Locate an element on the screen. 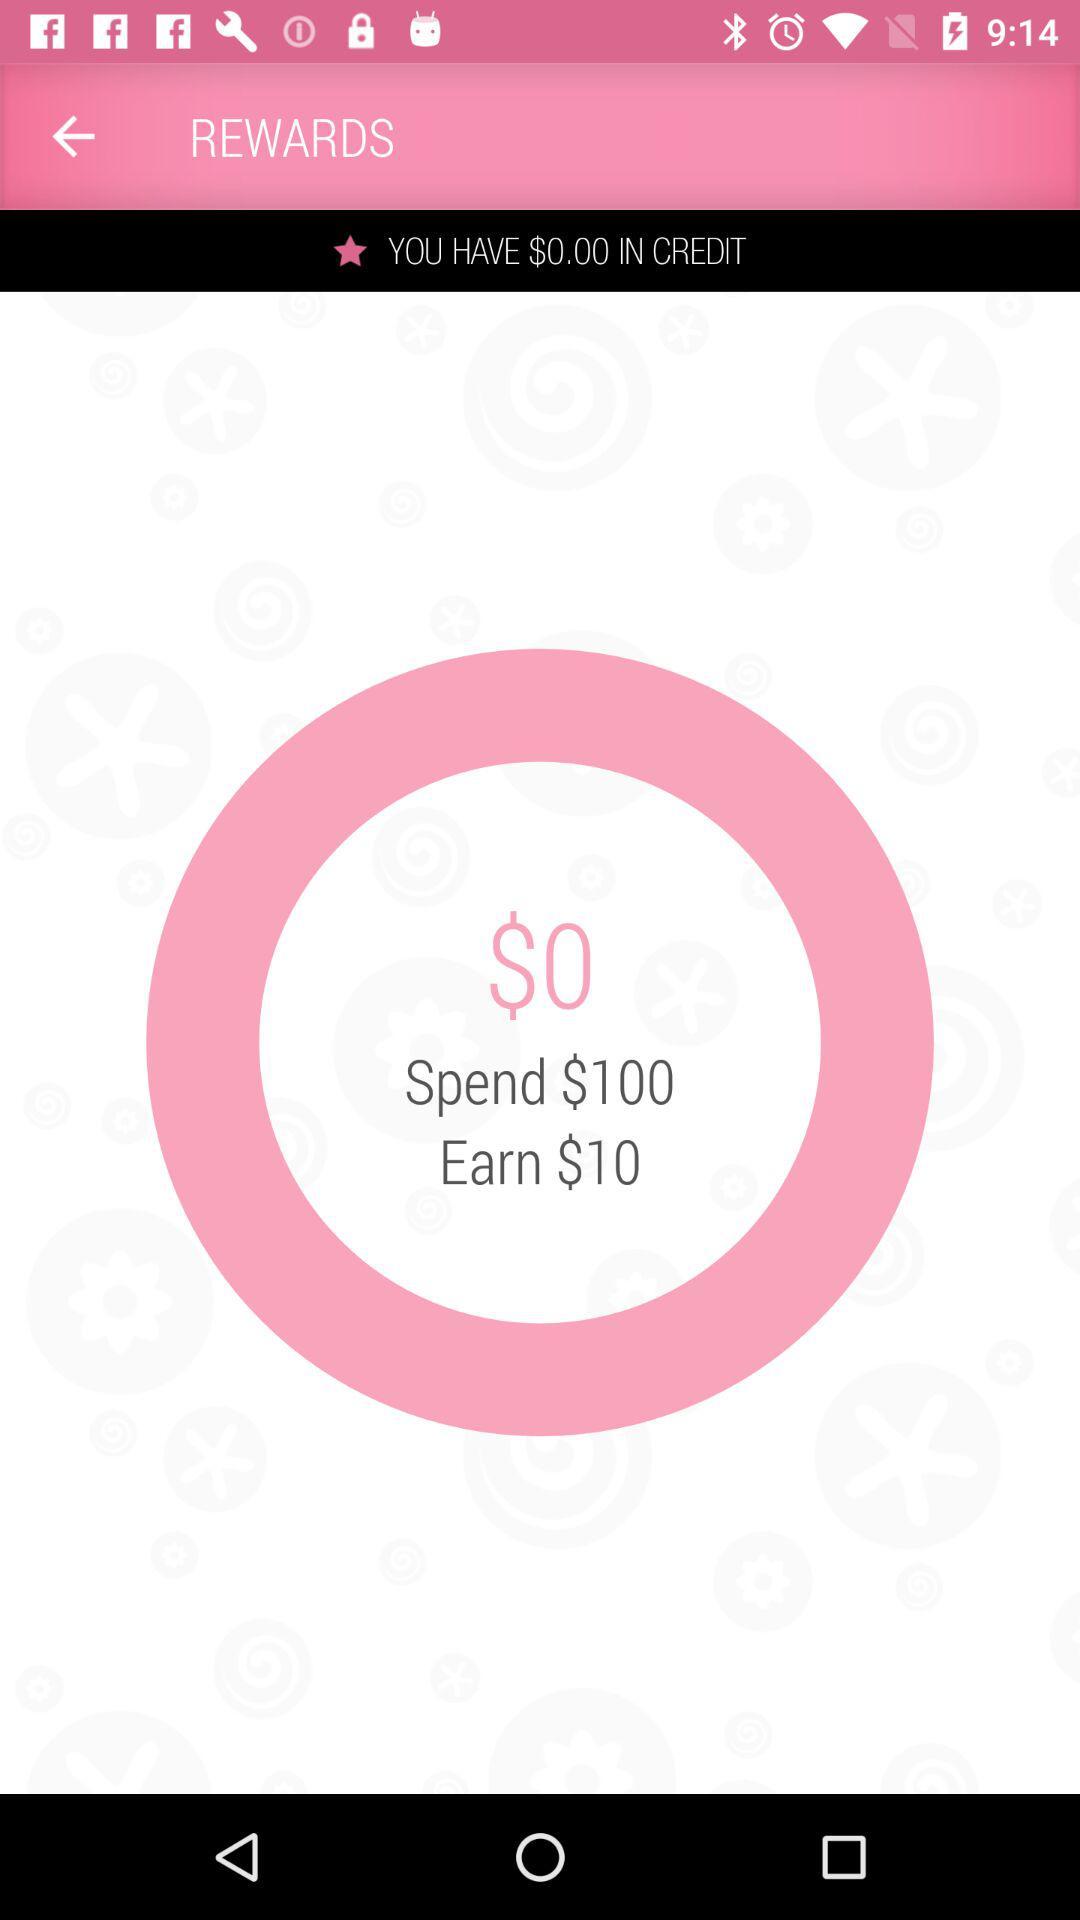  the app to the left of the rewards item is located at coordinates (72, 135).